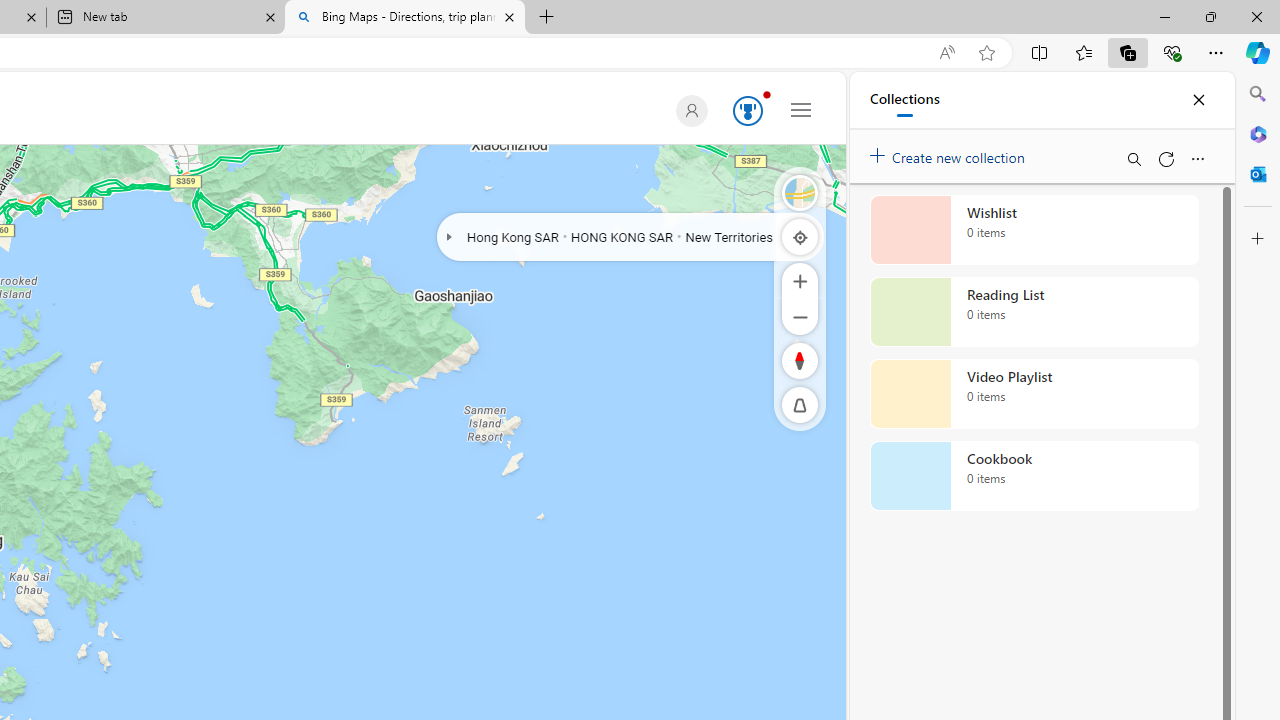  I want to click on 'Default Profile Picture', so click(691, 110).